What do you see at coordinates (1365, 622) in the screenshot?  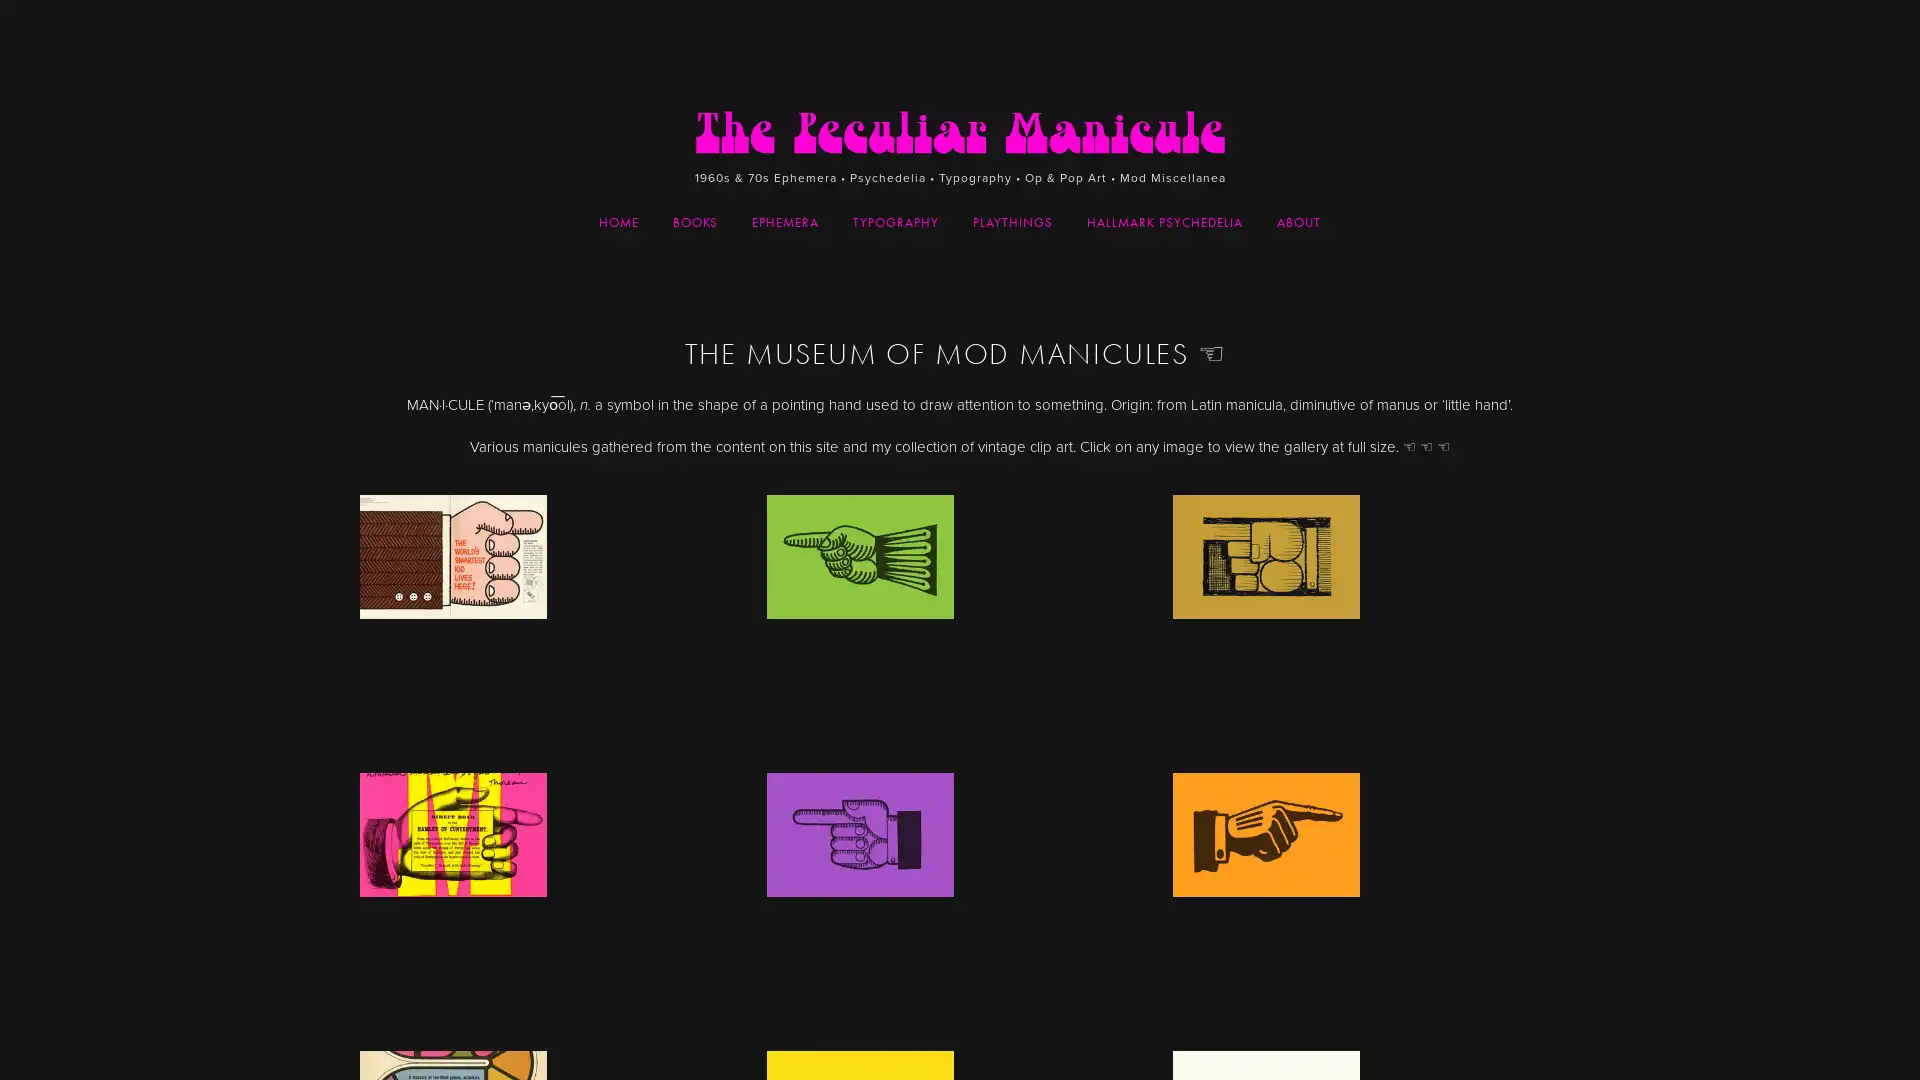 I see `View fullsize manicule-4-212.jpg` at bounding box center [1365, 622].